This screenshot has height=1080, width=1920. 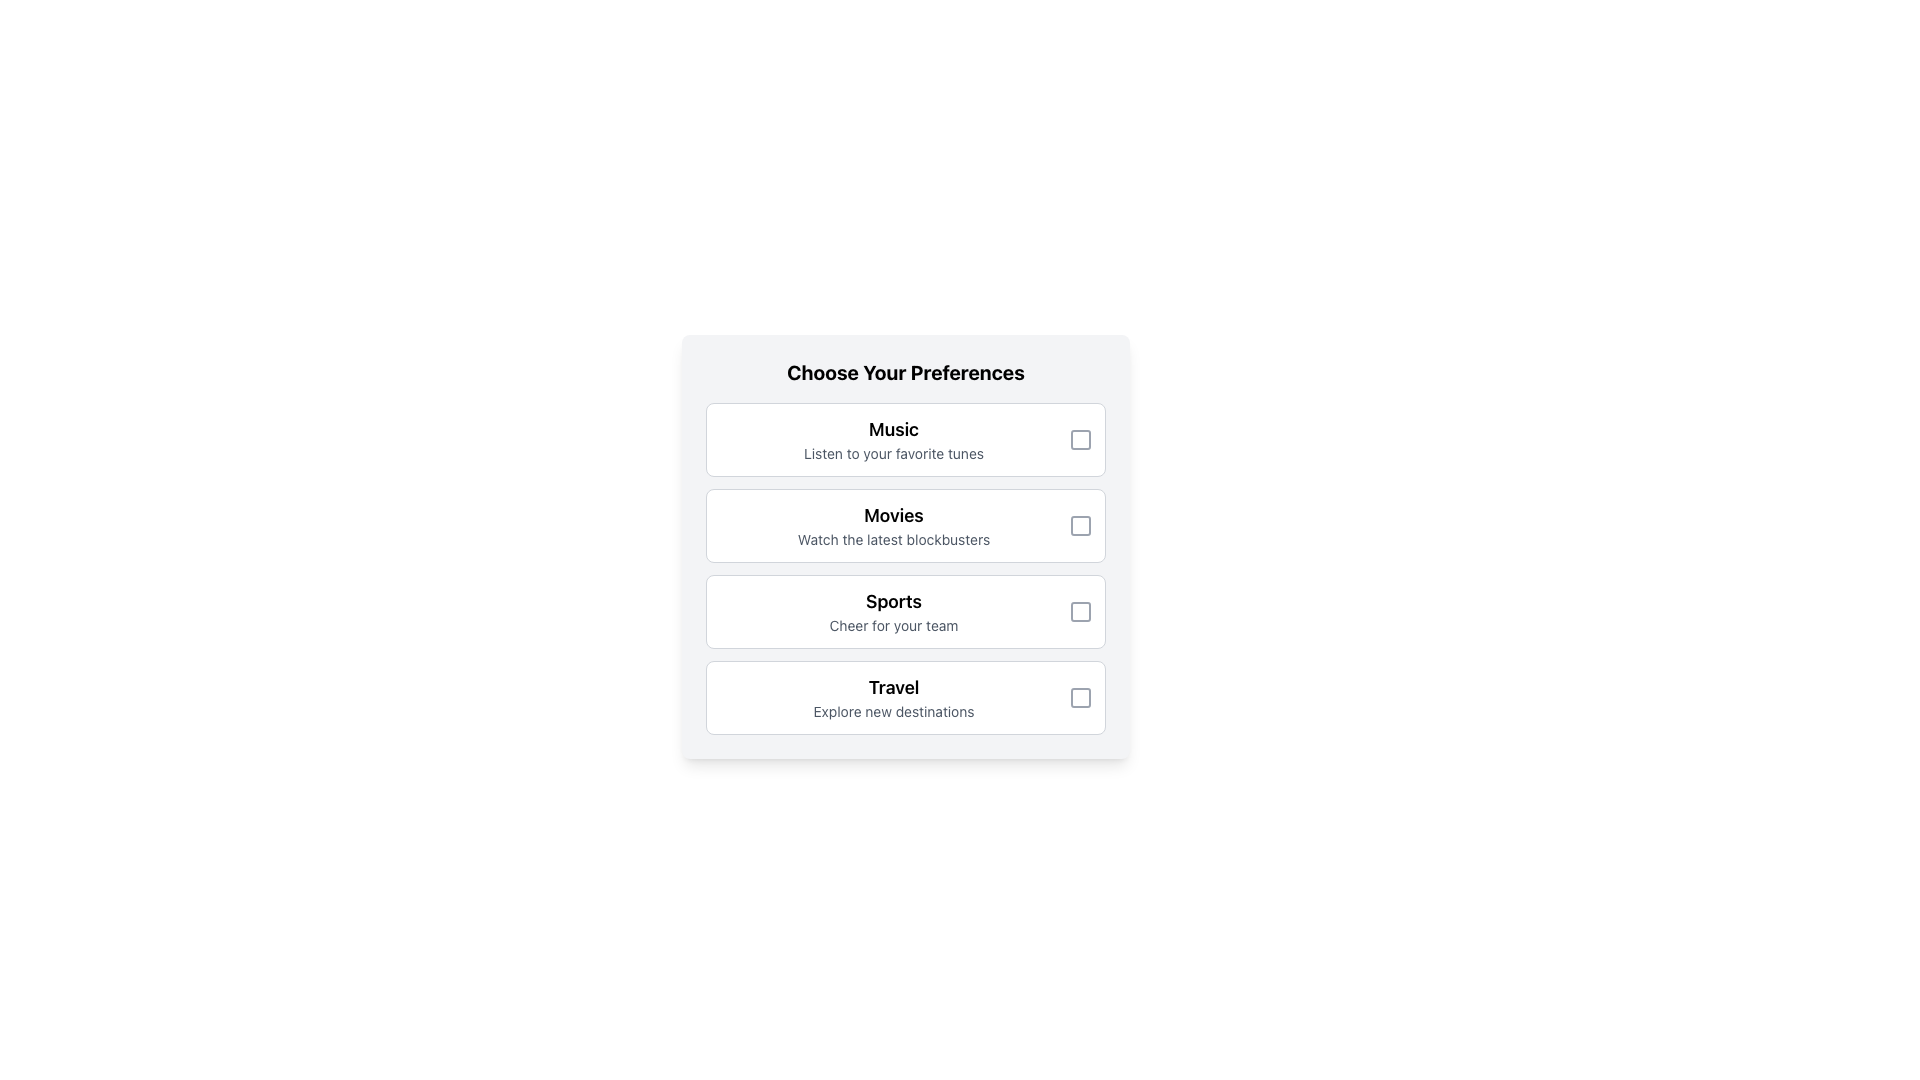 I want to click on the checkbox for the 'Travel' preference, so click(x=1079, y=697).